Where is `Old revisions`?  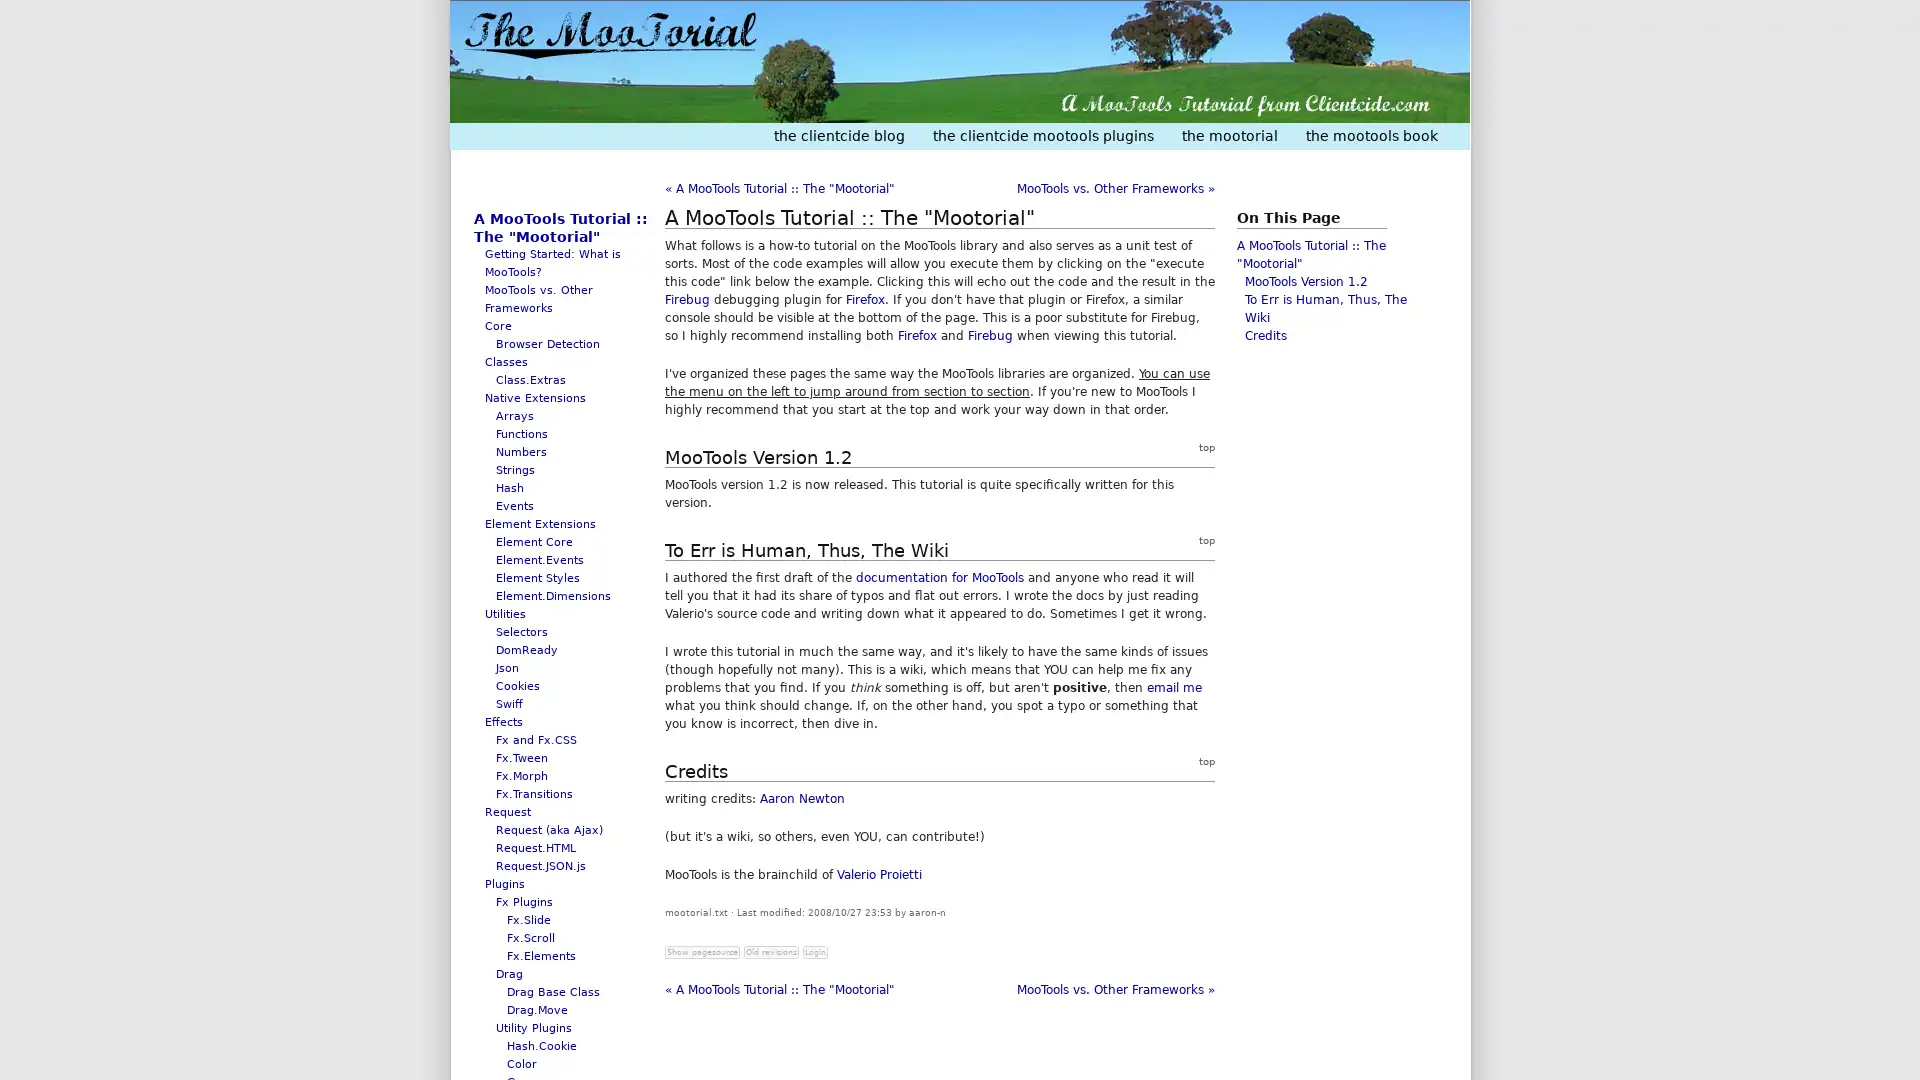
Old revisions is located at coordinates (770, 951).